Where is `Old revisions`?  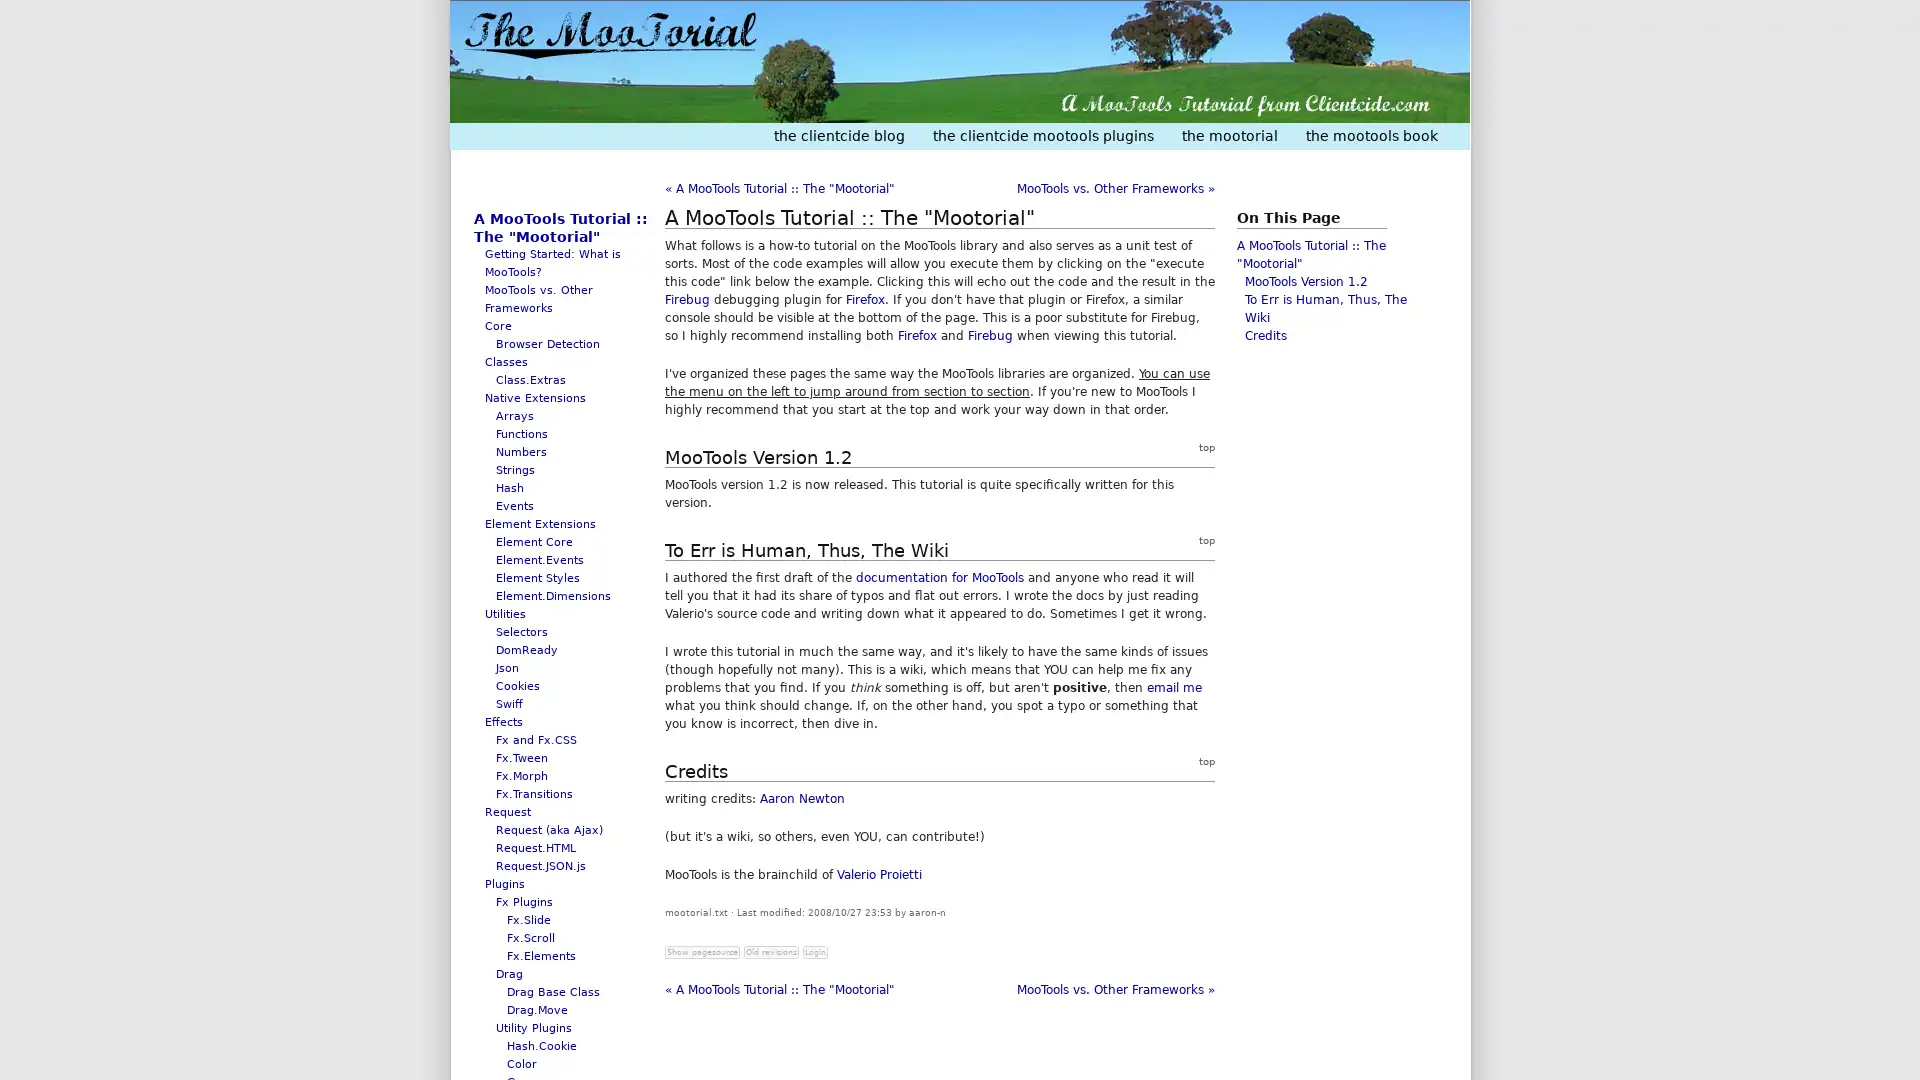
Old revisions is located at coordinates (770, 951).